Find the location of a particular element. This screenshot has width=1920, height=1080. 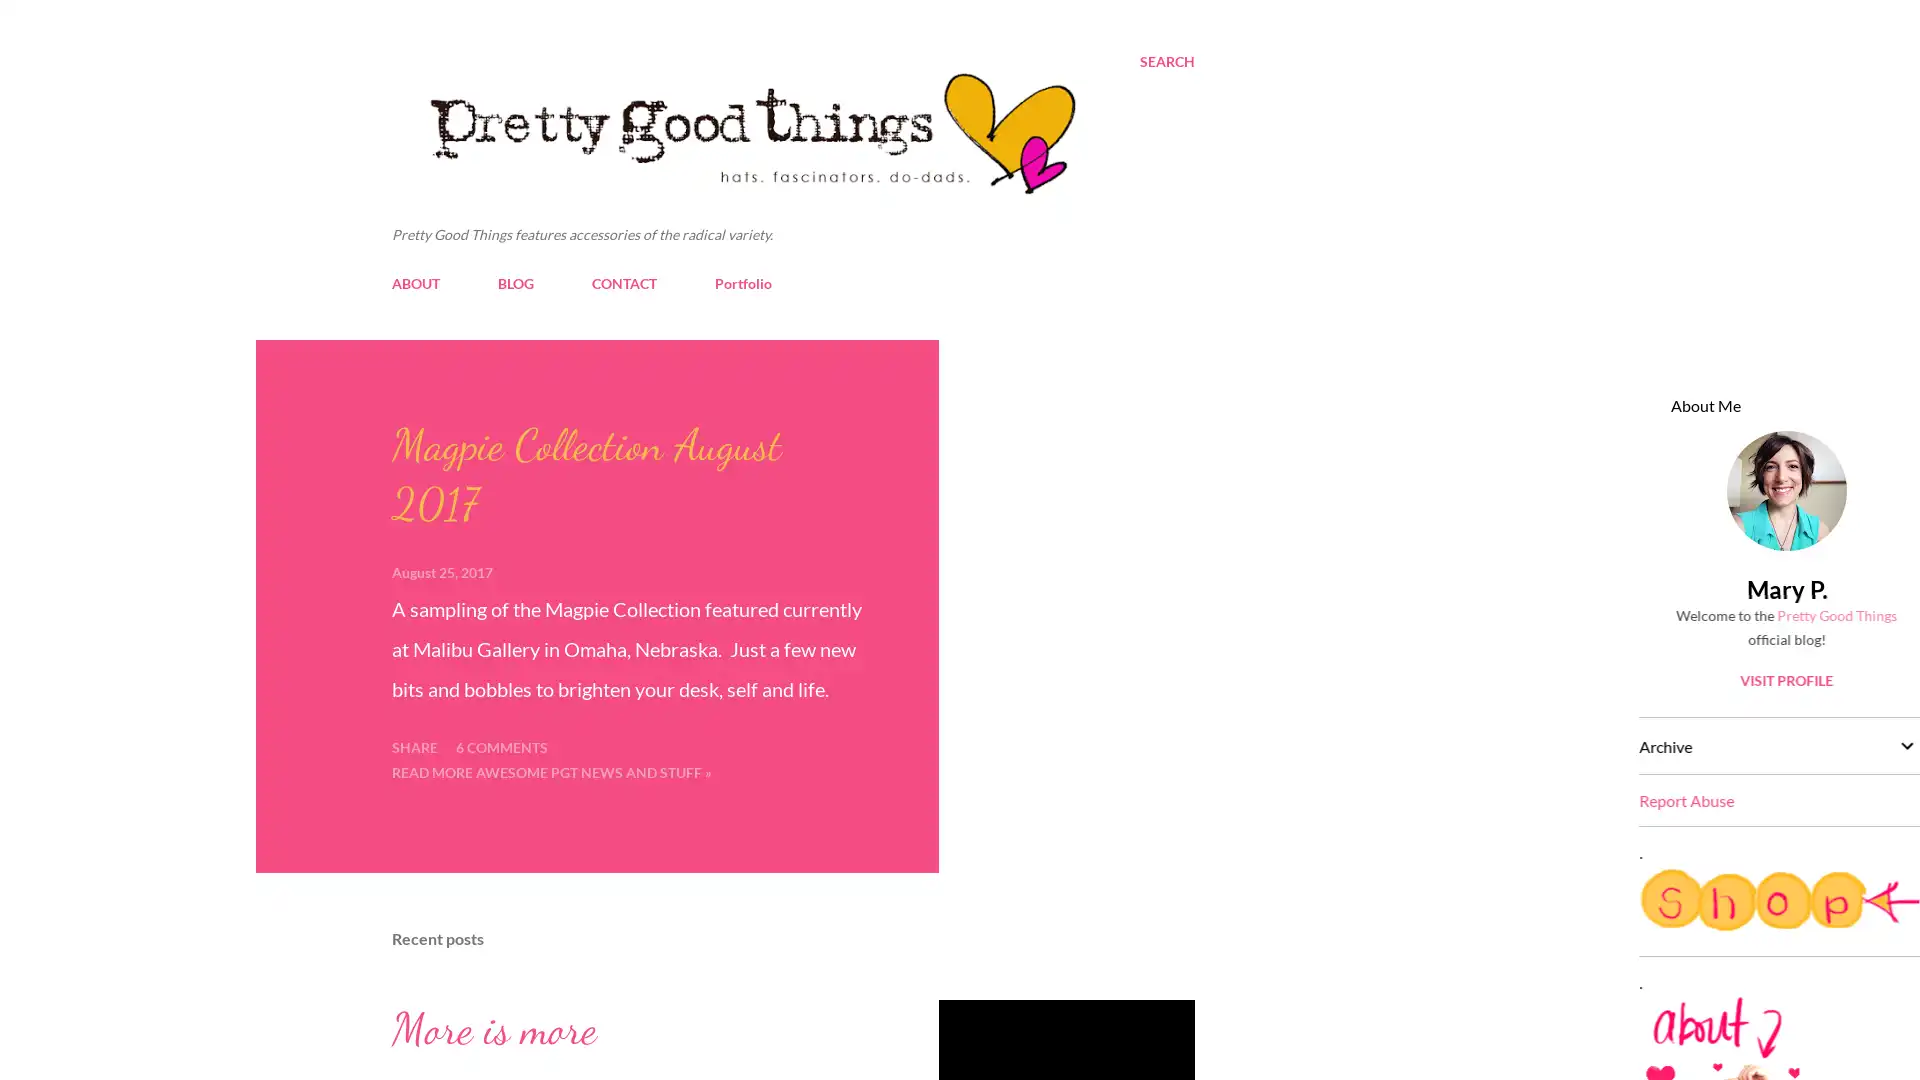

Search is located at coordinates (1166, 60).